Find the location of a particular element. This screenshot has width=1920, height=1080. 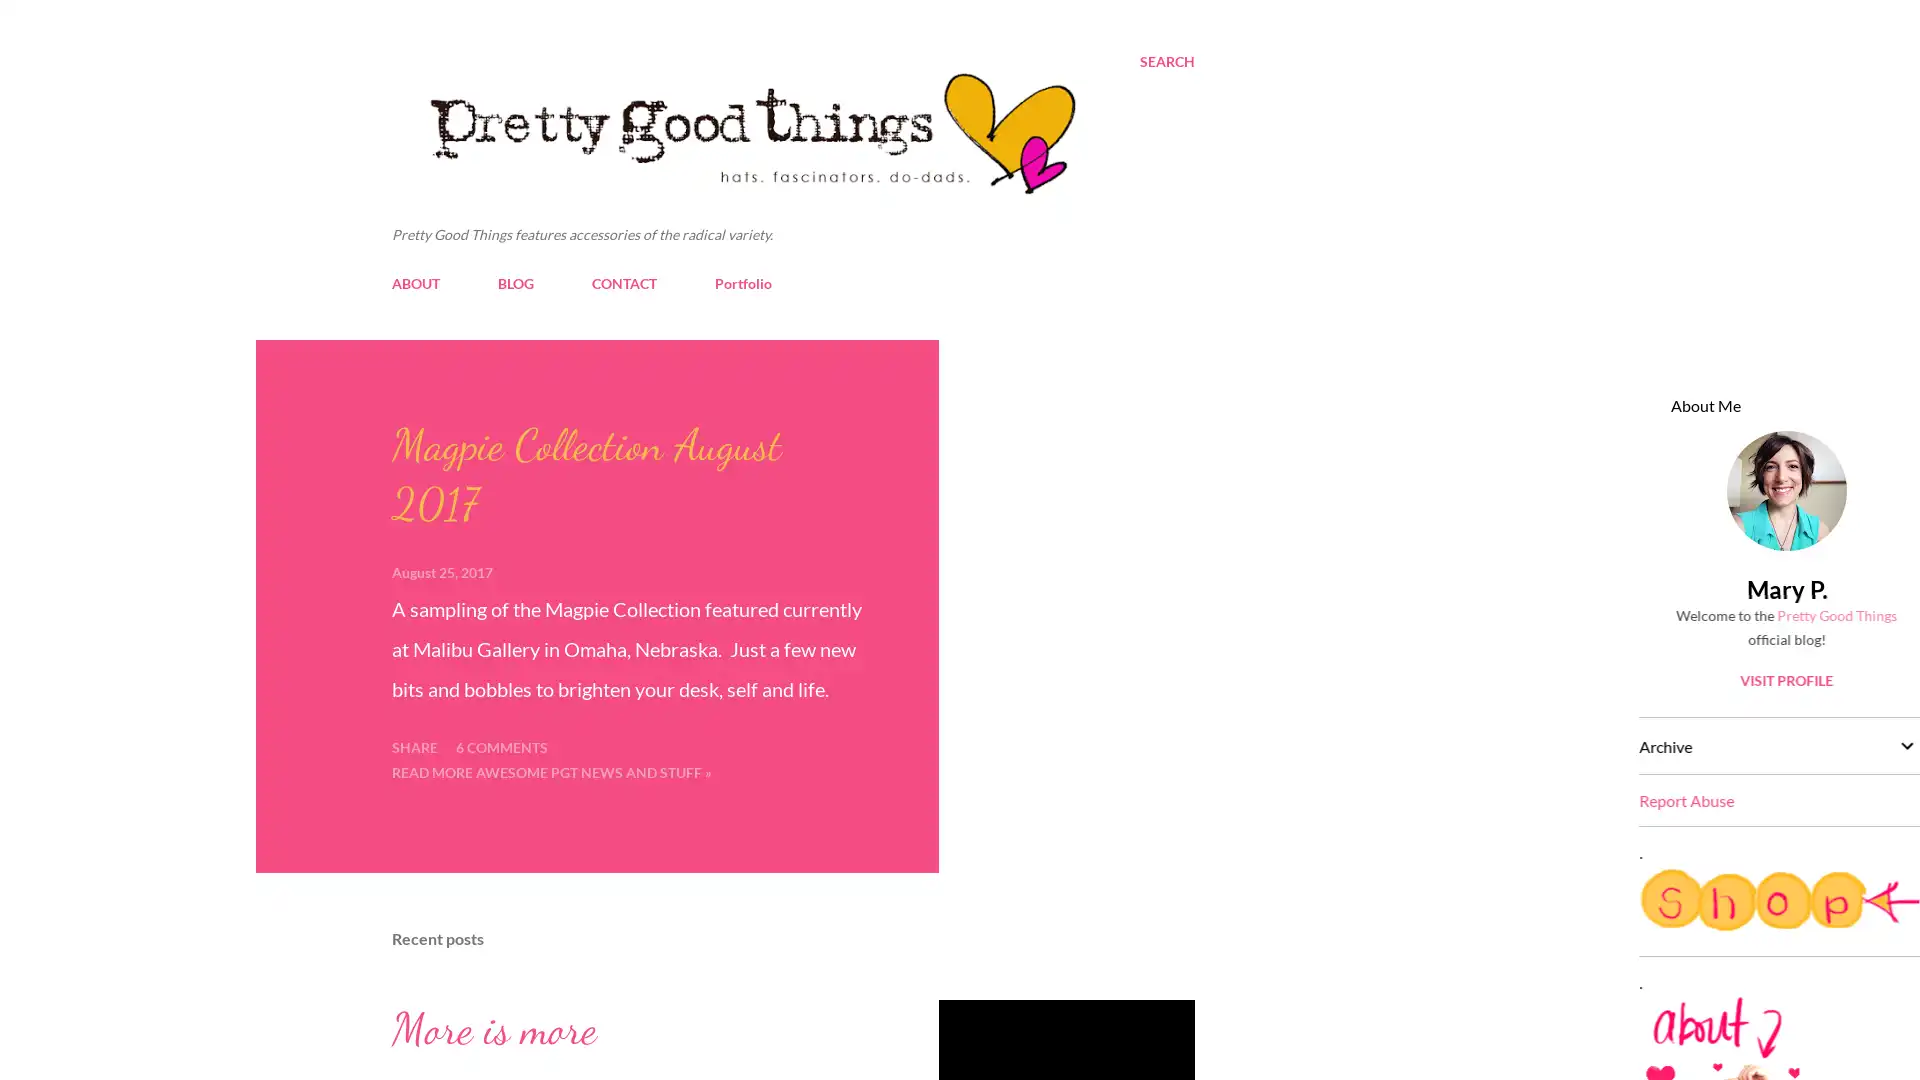

Search is located at coordinates (1166, 60).